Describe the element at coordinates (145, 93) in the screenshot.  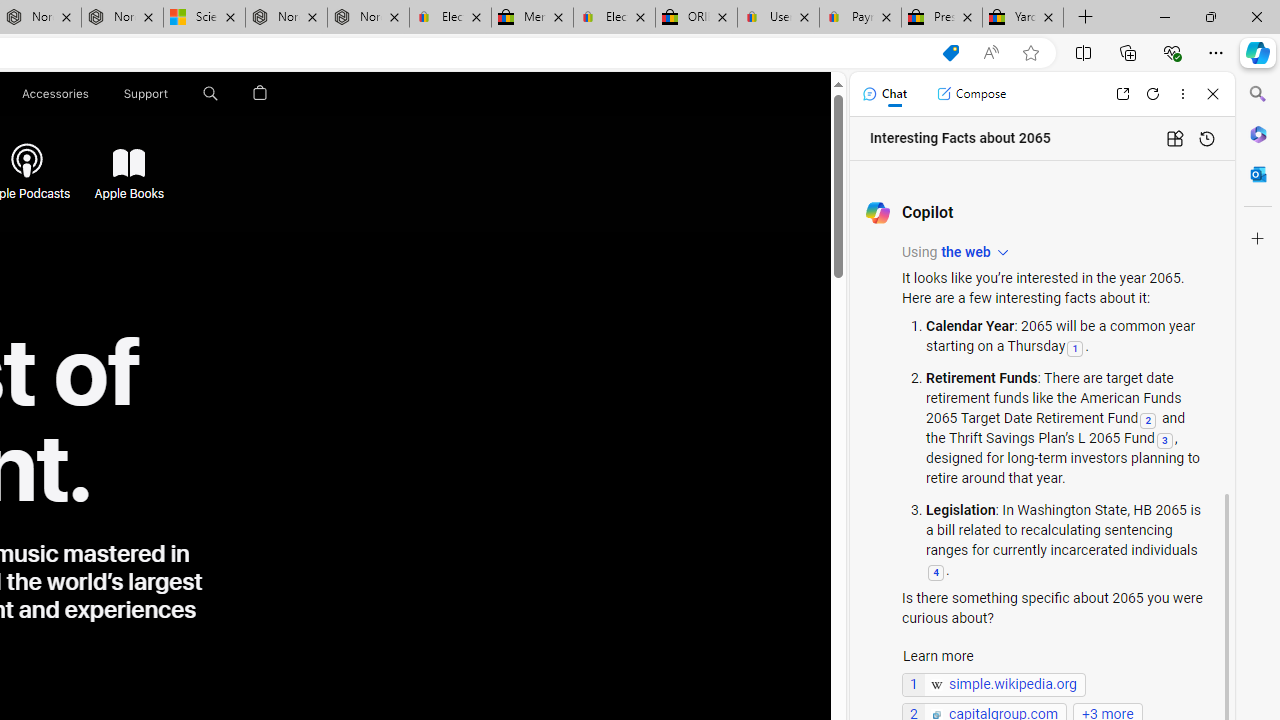
I see `'Support'` at that location.